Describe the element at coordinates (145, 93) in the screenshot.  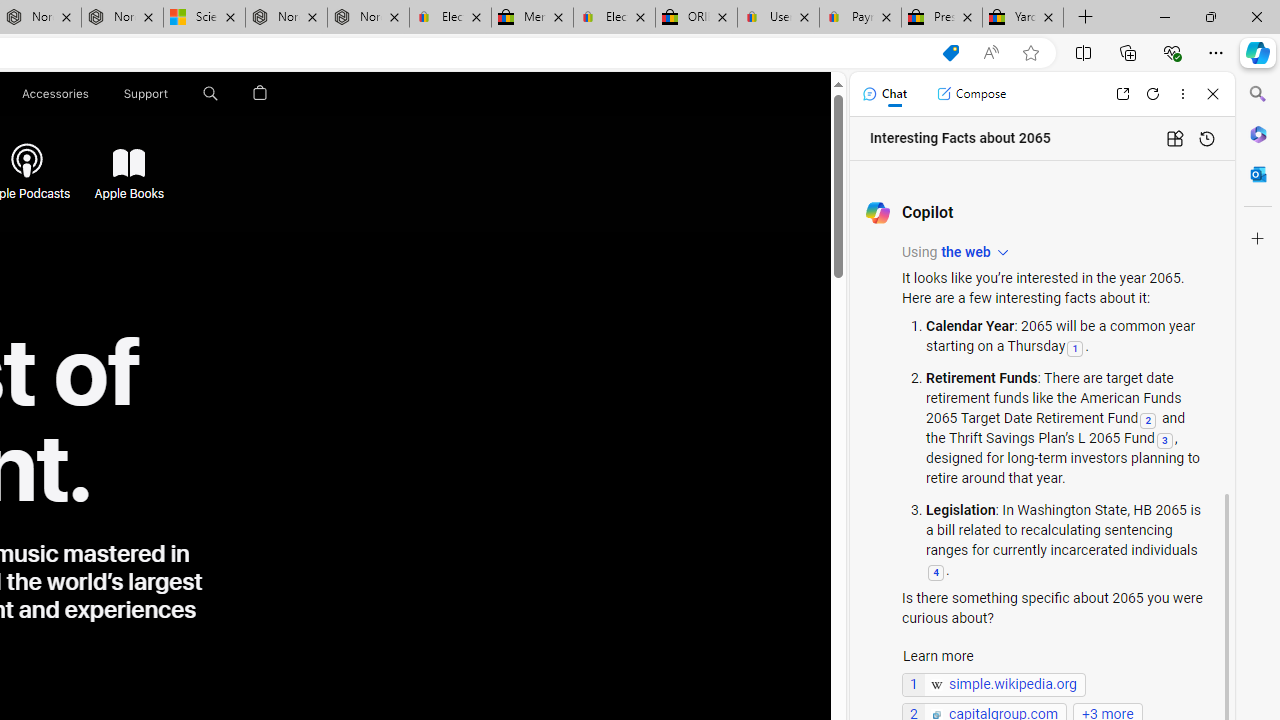
I see `'Support'` at that location.